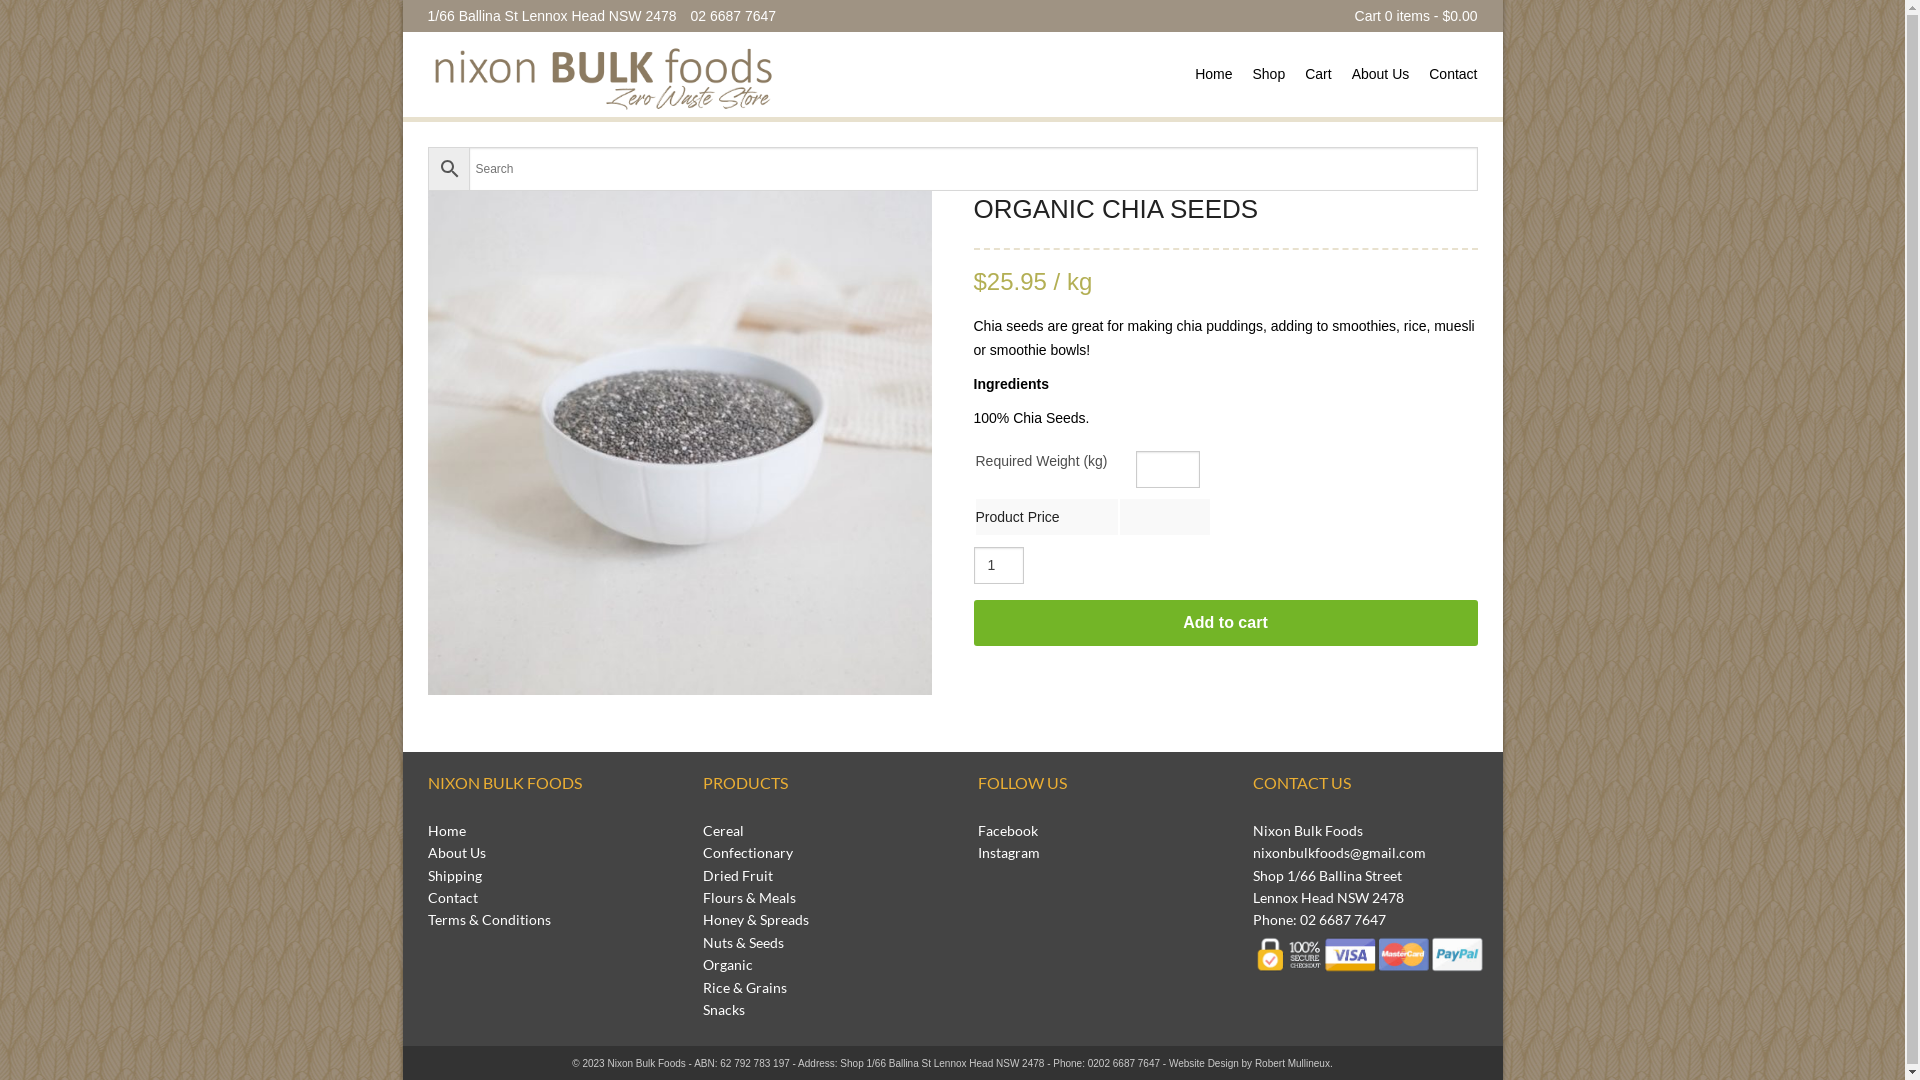  I want to click on 'Nuts & Seeds', so click(741, 942).